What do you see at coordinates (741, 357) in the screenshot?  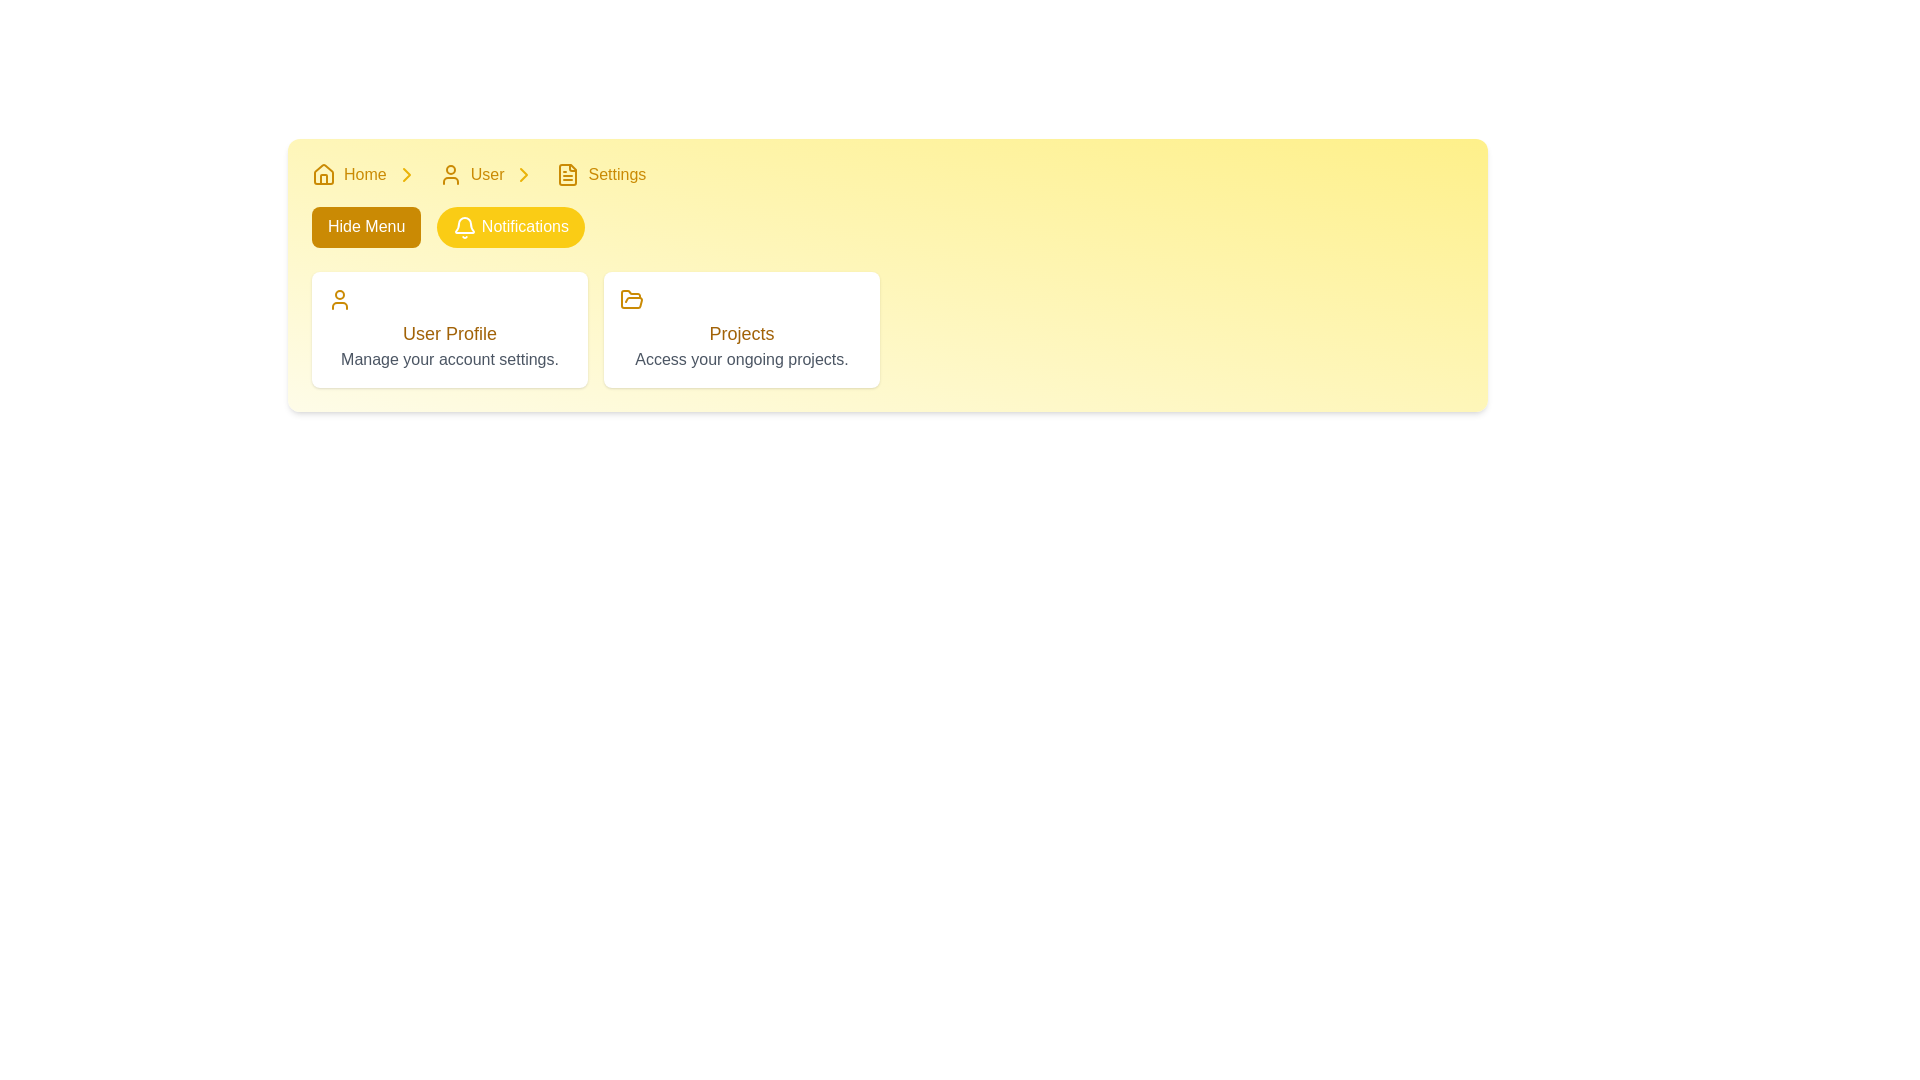 I see `the informational text indicating the purpose or details of accessing ongoing projects, which is located beneath the 'Projects' text within a white rectangular card with rounded corners` at bounding box center [741, 357].